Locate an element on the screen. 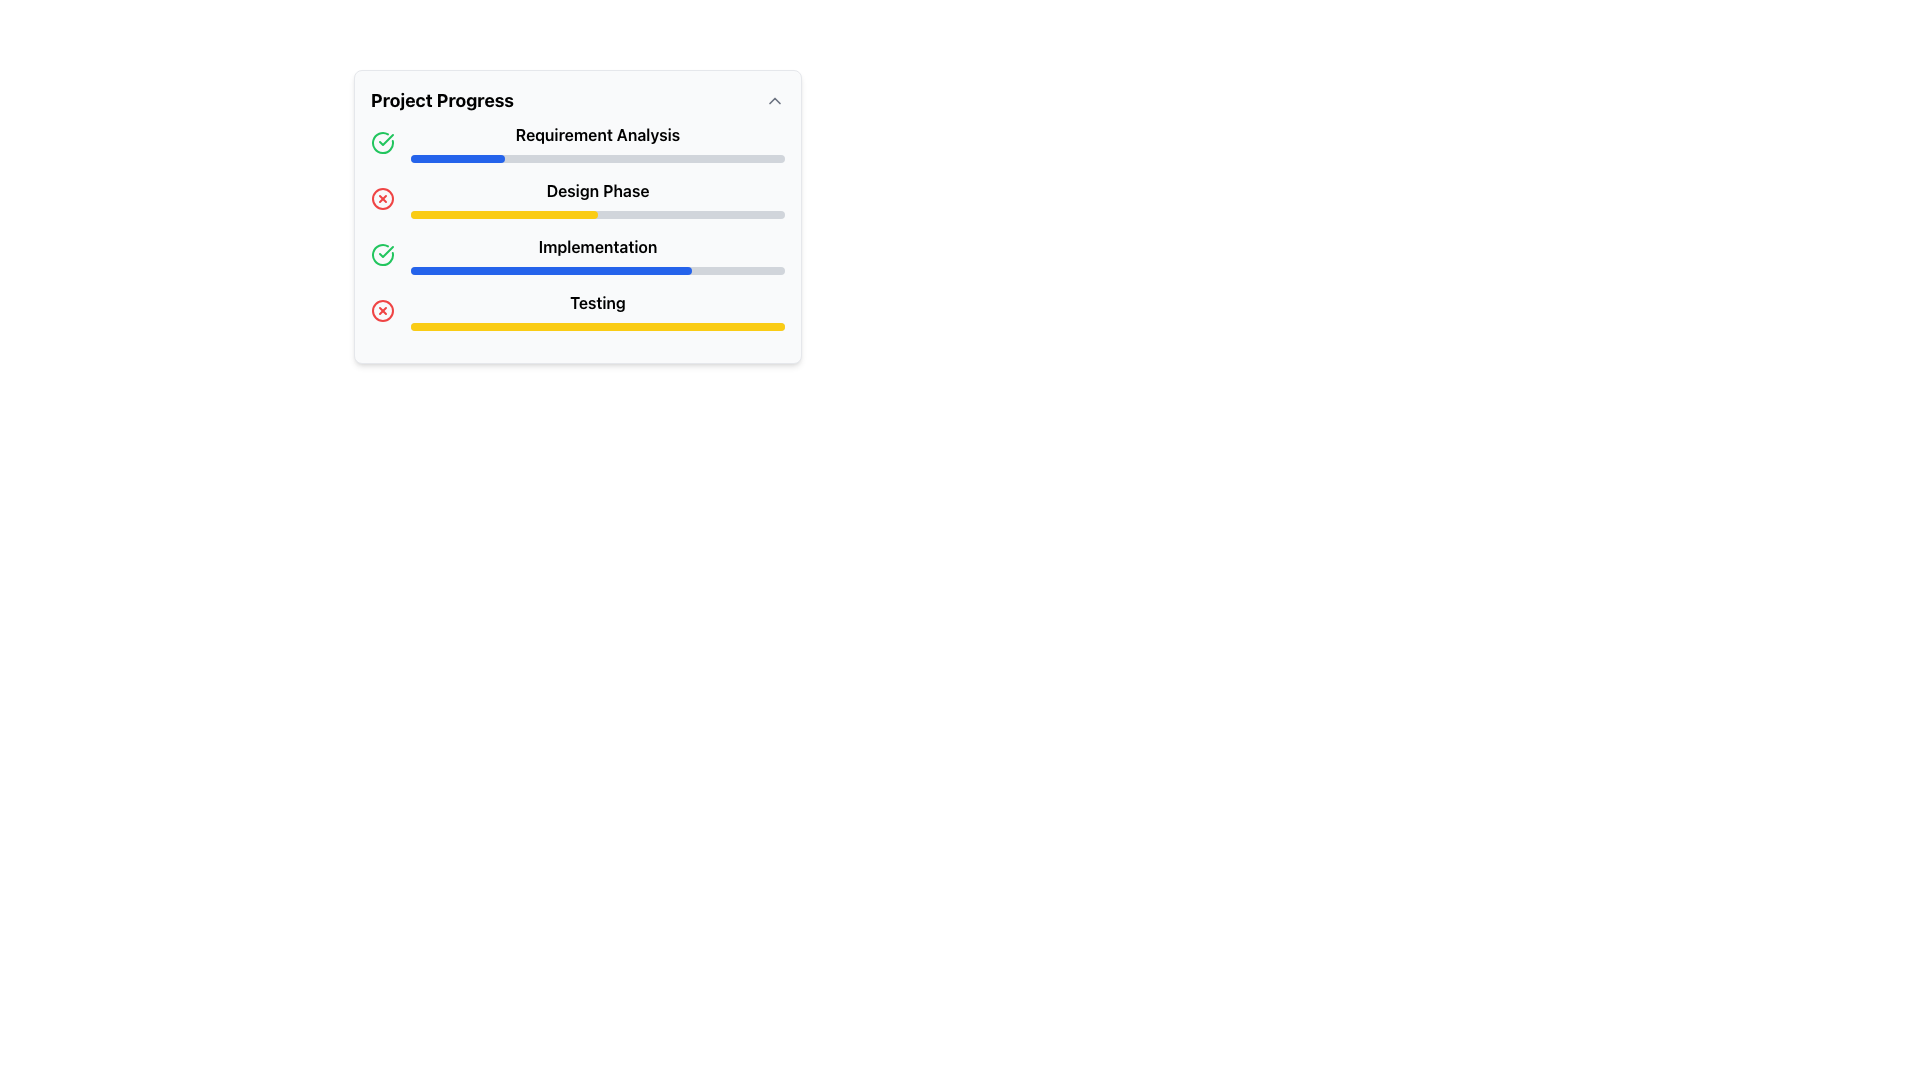 This screenshot has width=1920, height=1080. the 'Design Phase' section header that is styled as a bold title in the project progress list, which features a partially filled yellow progress indicator below it is located at coordinates (576, 199).